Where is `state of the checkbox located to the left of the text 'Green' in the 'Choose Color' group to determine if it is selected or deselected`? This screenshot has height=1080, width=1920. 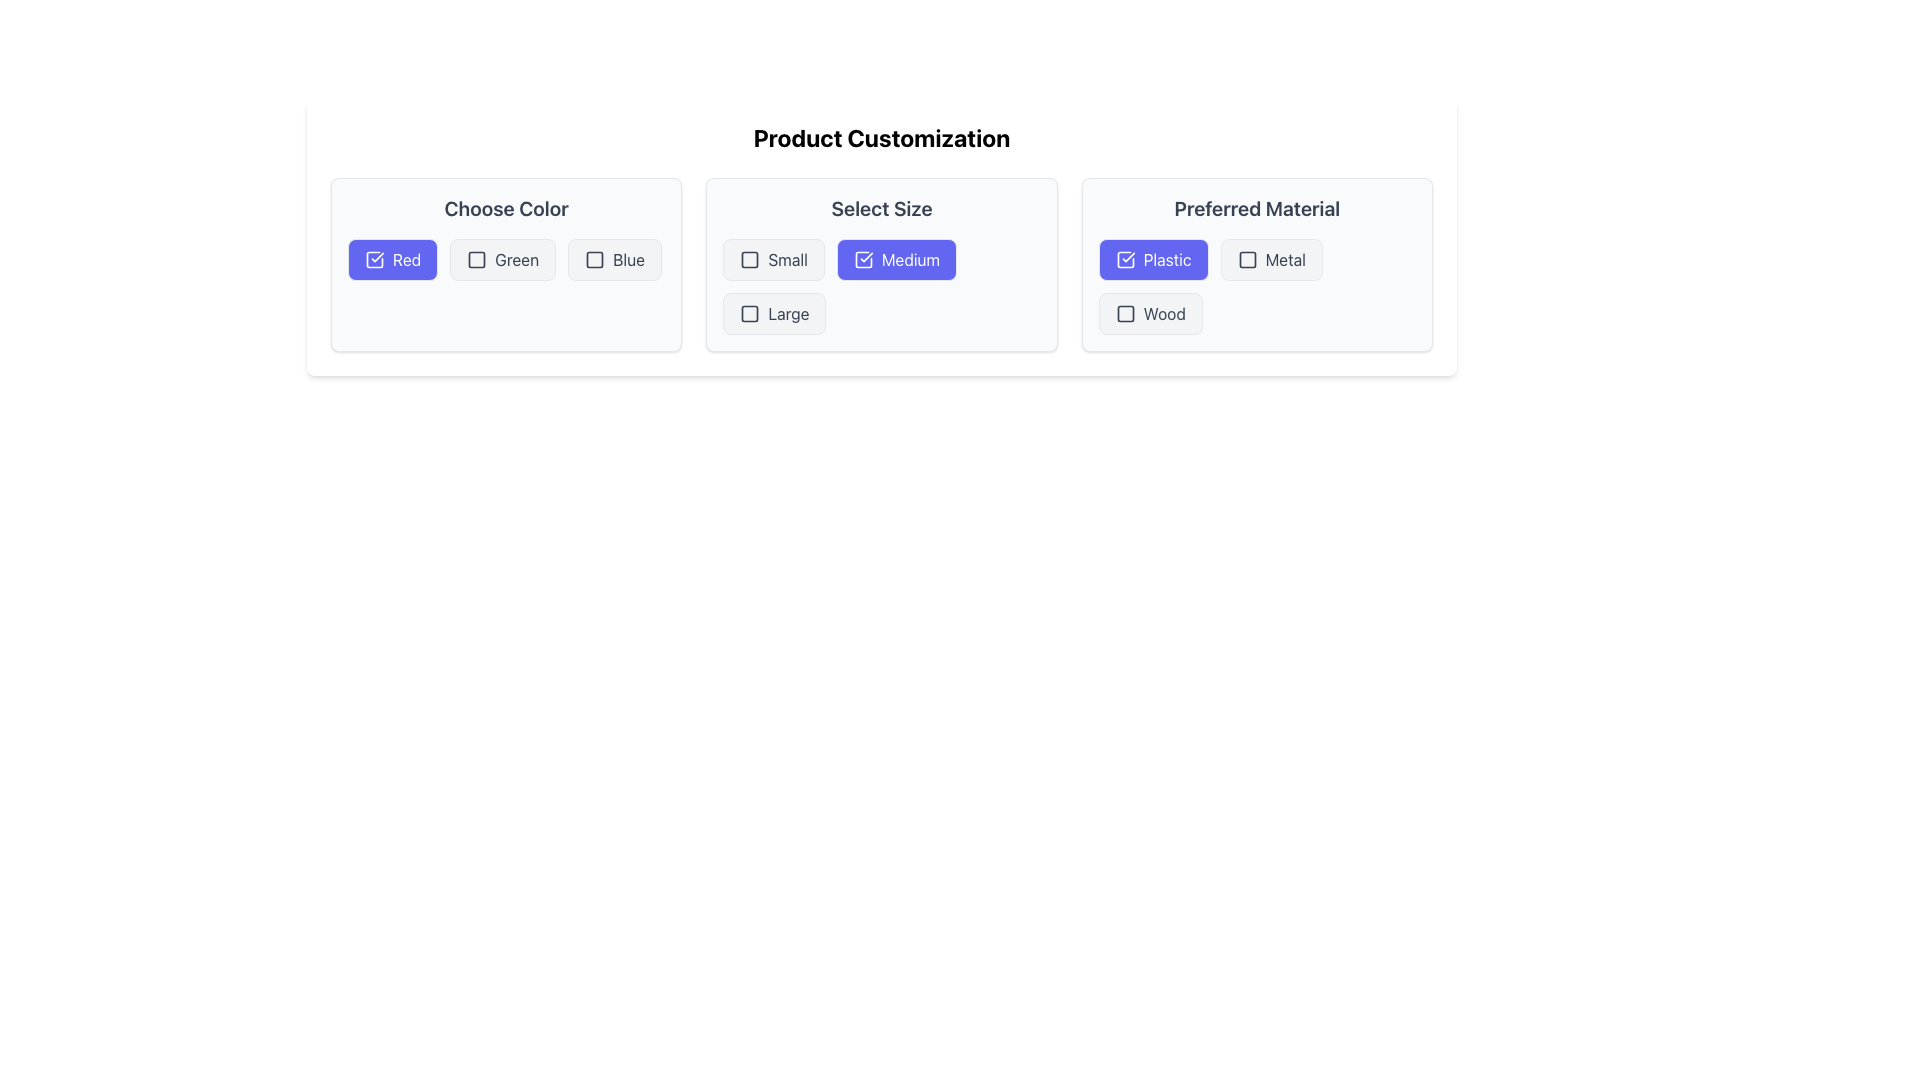 state of the checkbox located to the left of the text 'Green' in the 'Choose Color' group to determine if it is selected or deselected is located at coordinates (476, 258).